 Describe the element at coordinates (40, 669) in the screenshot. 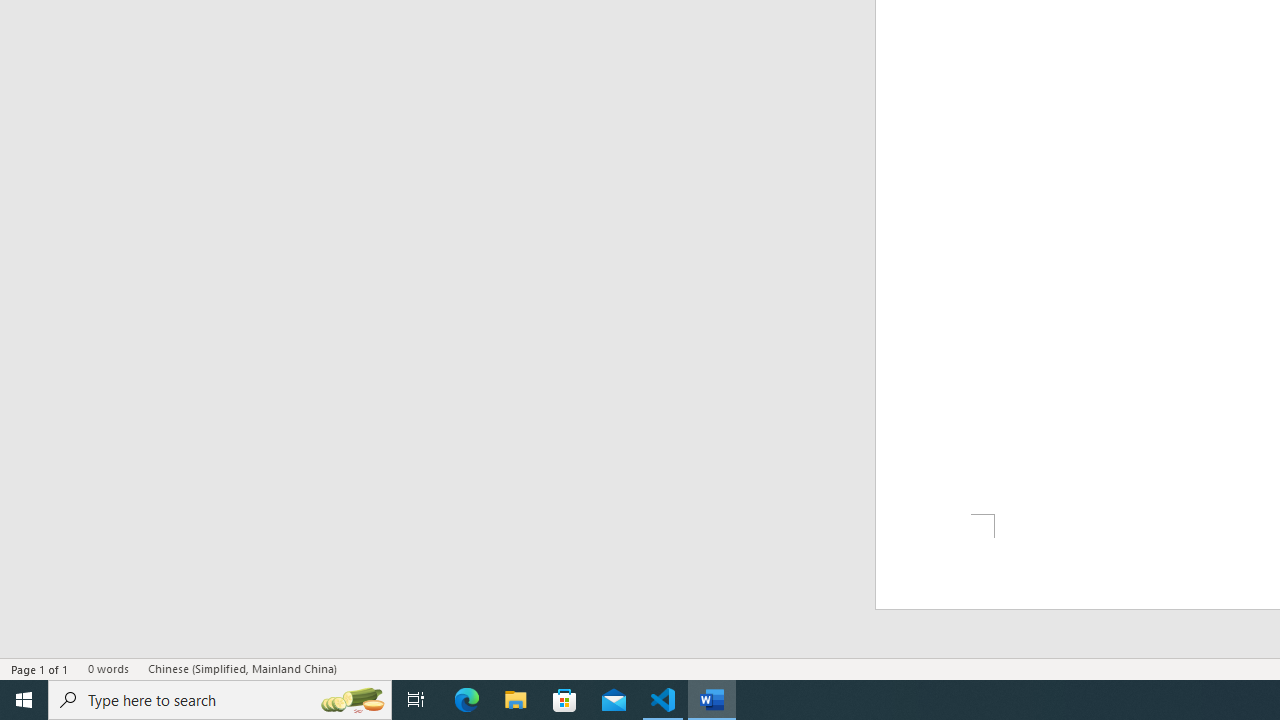

I see `'Page Number Page 1 of 1'` at that location.